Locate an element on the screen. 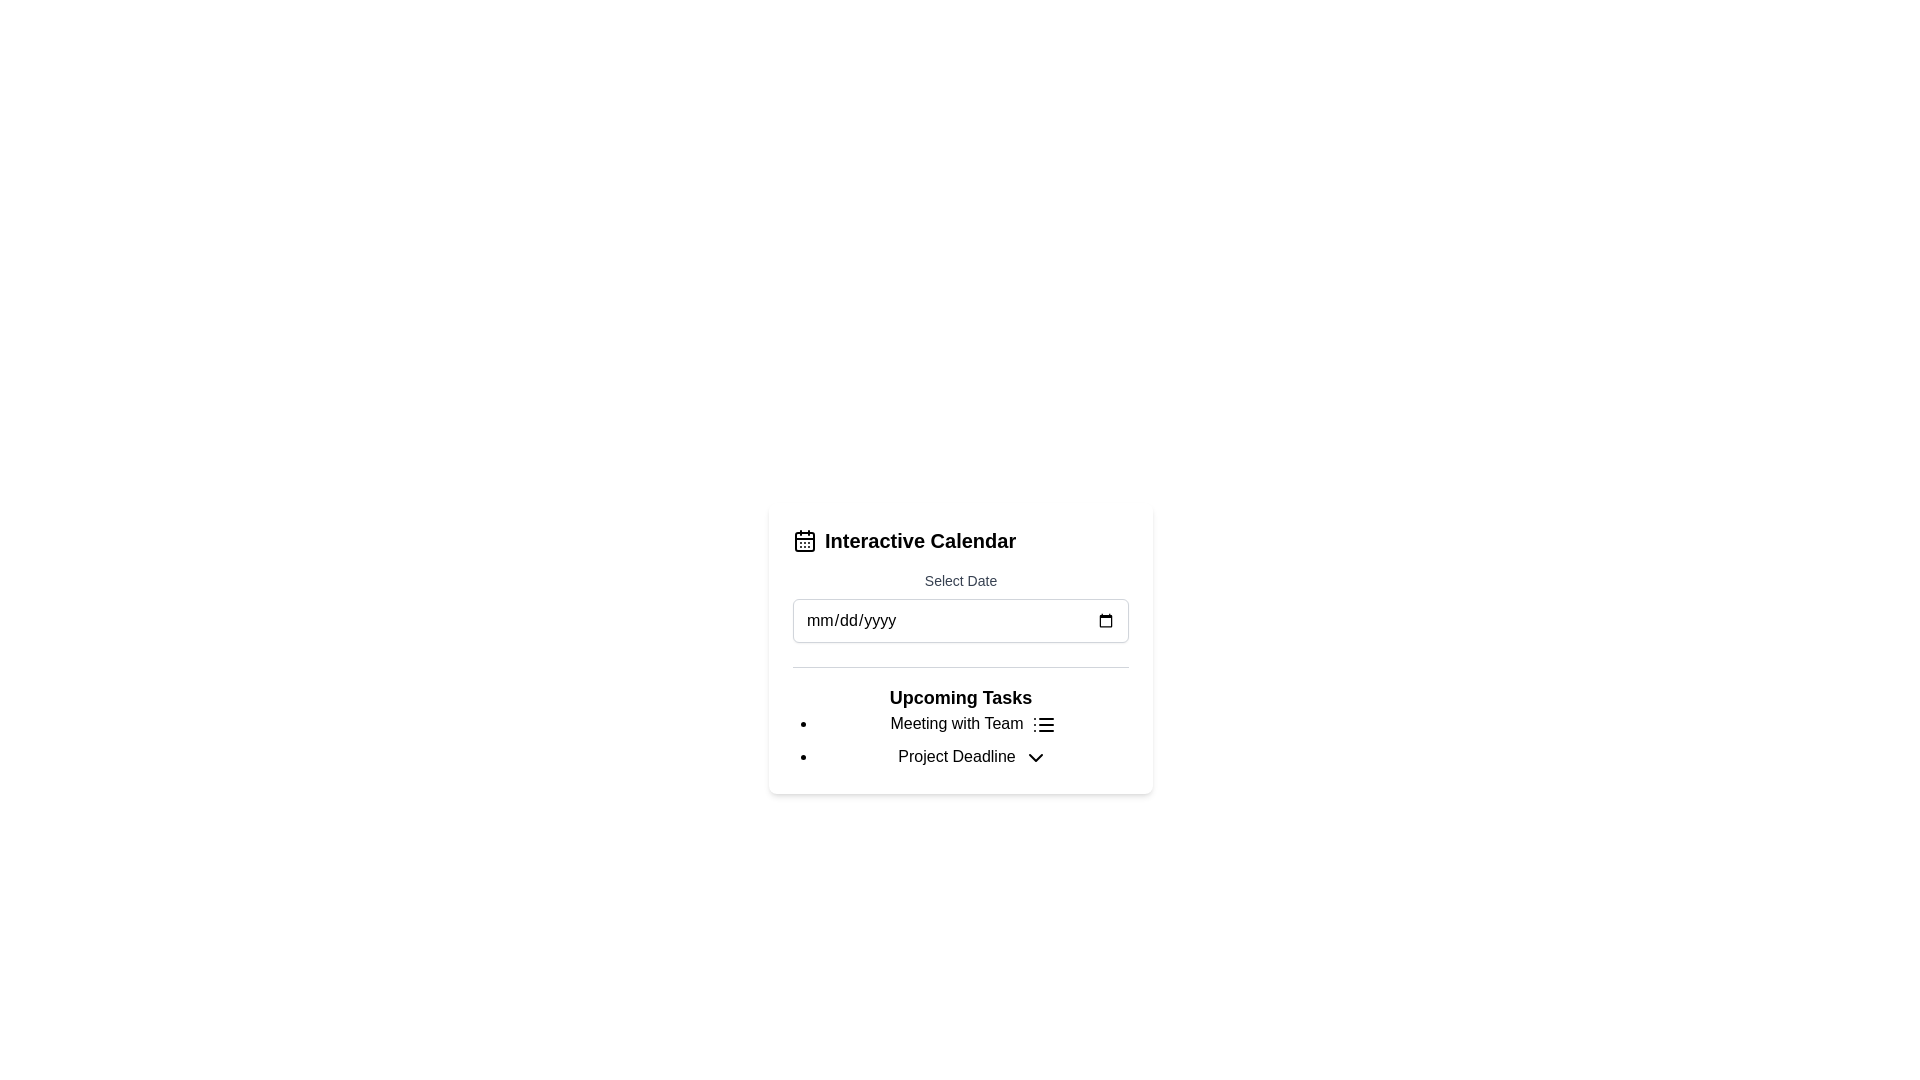  the 'Meeting with Team' text label in the 'Upcoming Tasks' list is located at coordinates (955, 723).